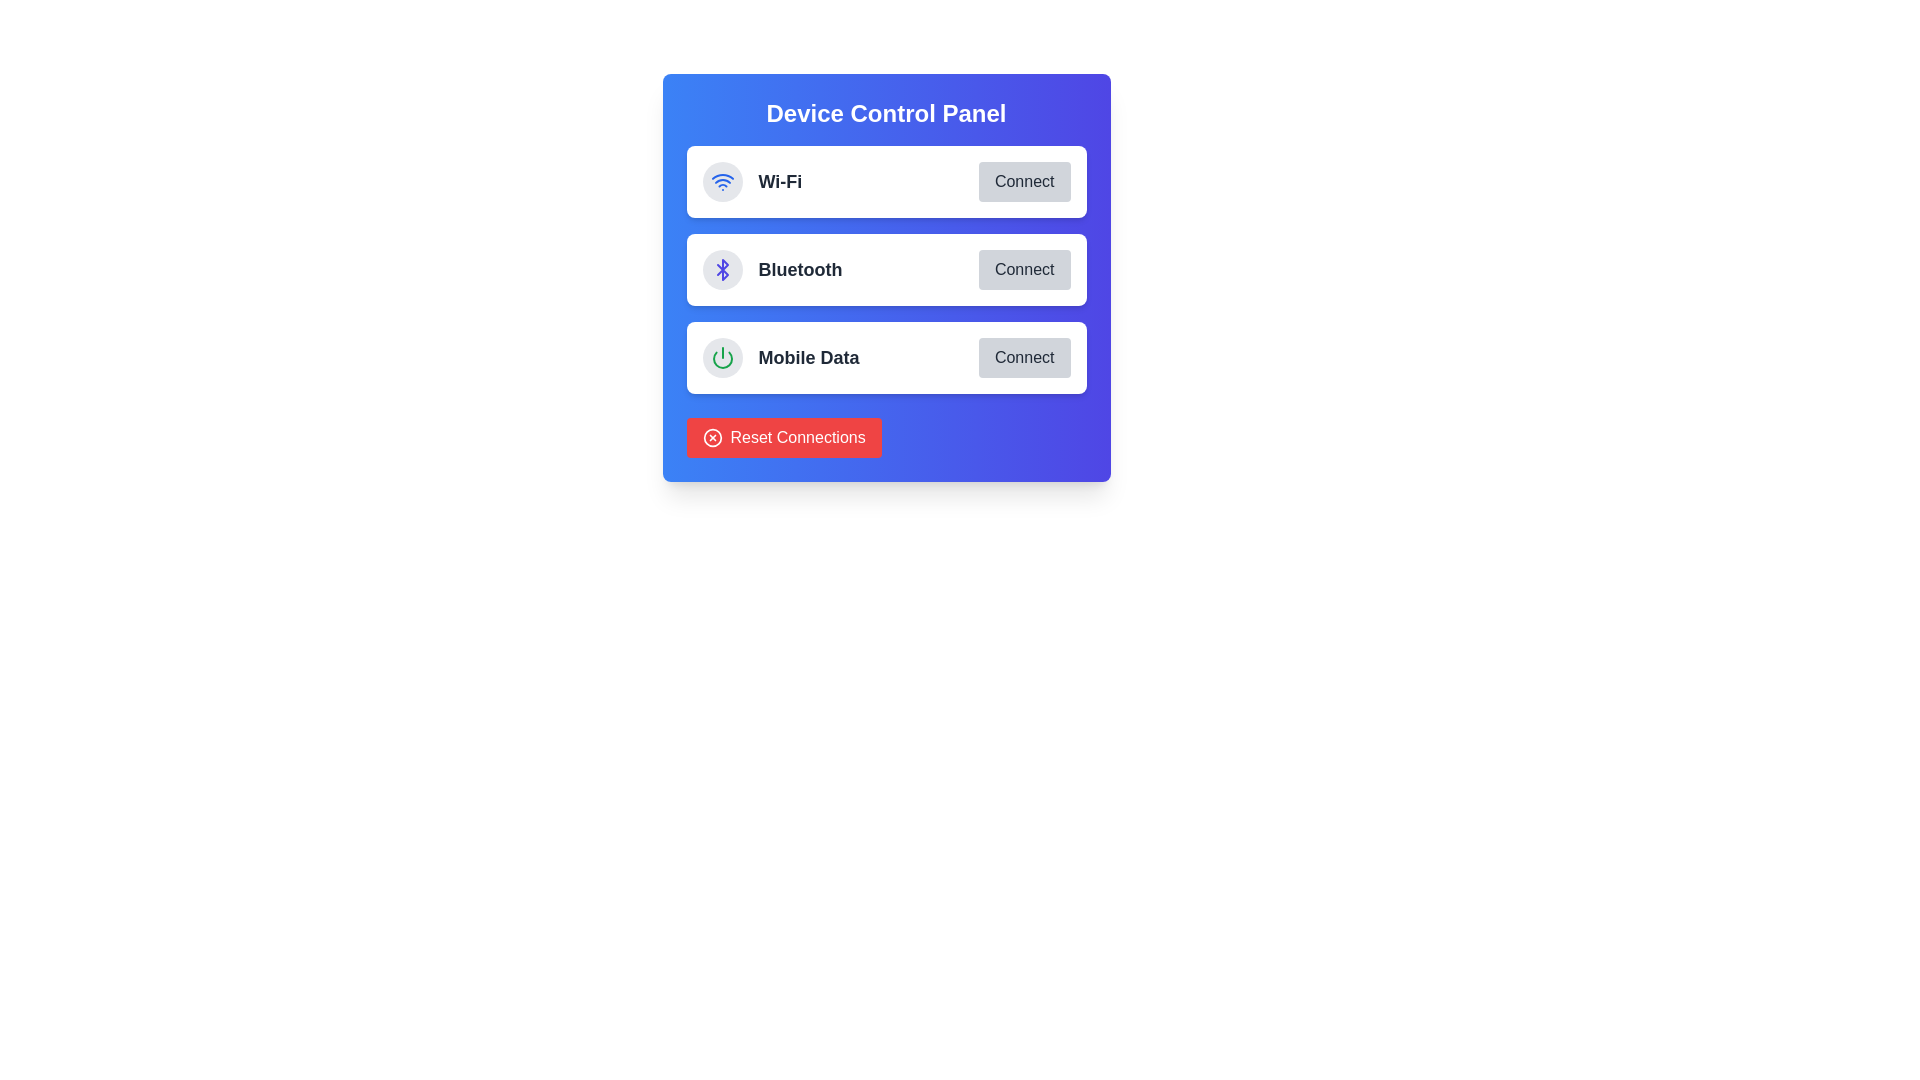 The height and width of the screenshot is (1080, 1920). I want to click on the 'Reset Connections' button, which is a rectangular button with a red background and white text, located in the bottom section of the 'Device Control Panel' interface, so click(783, 437).